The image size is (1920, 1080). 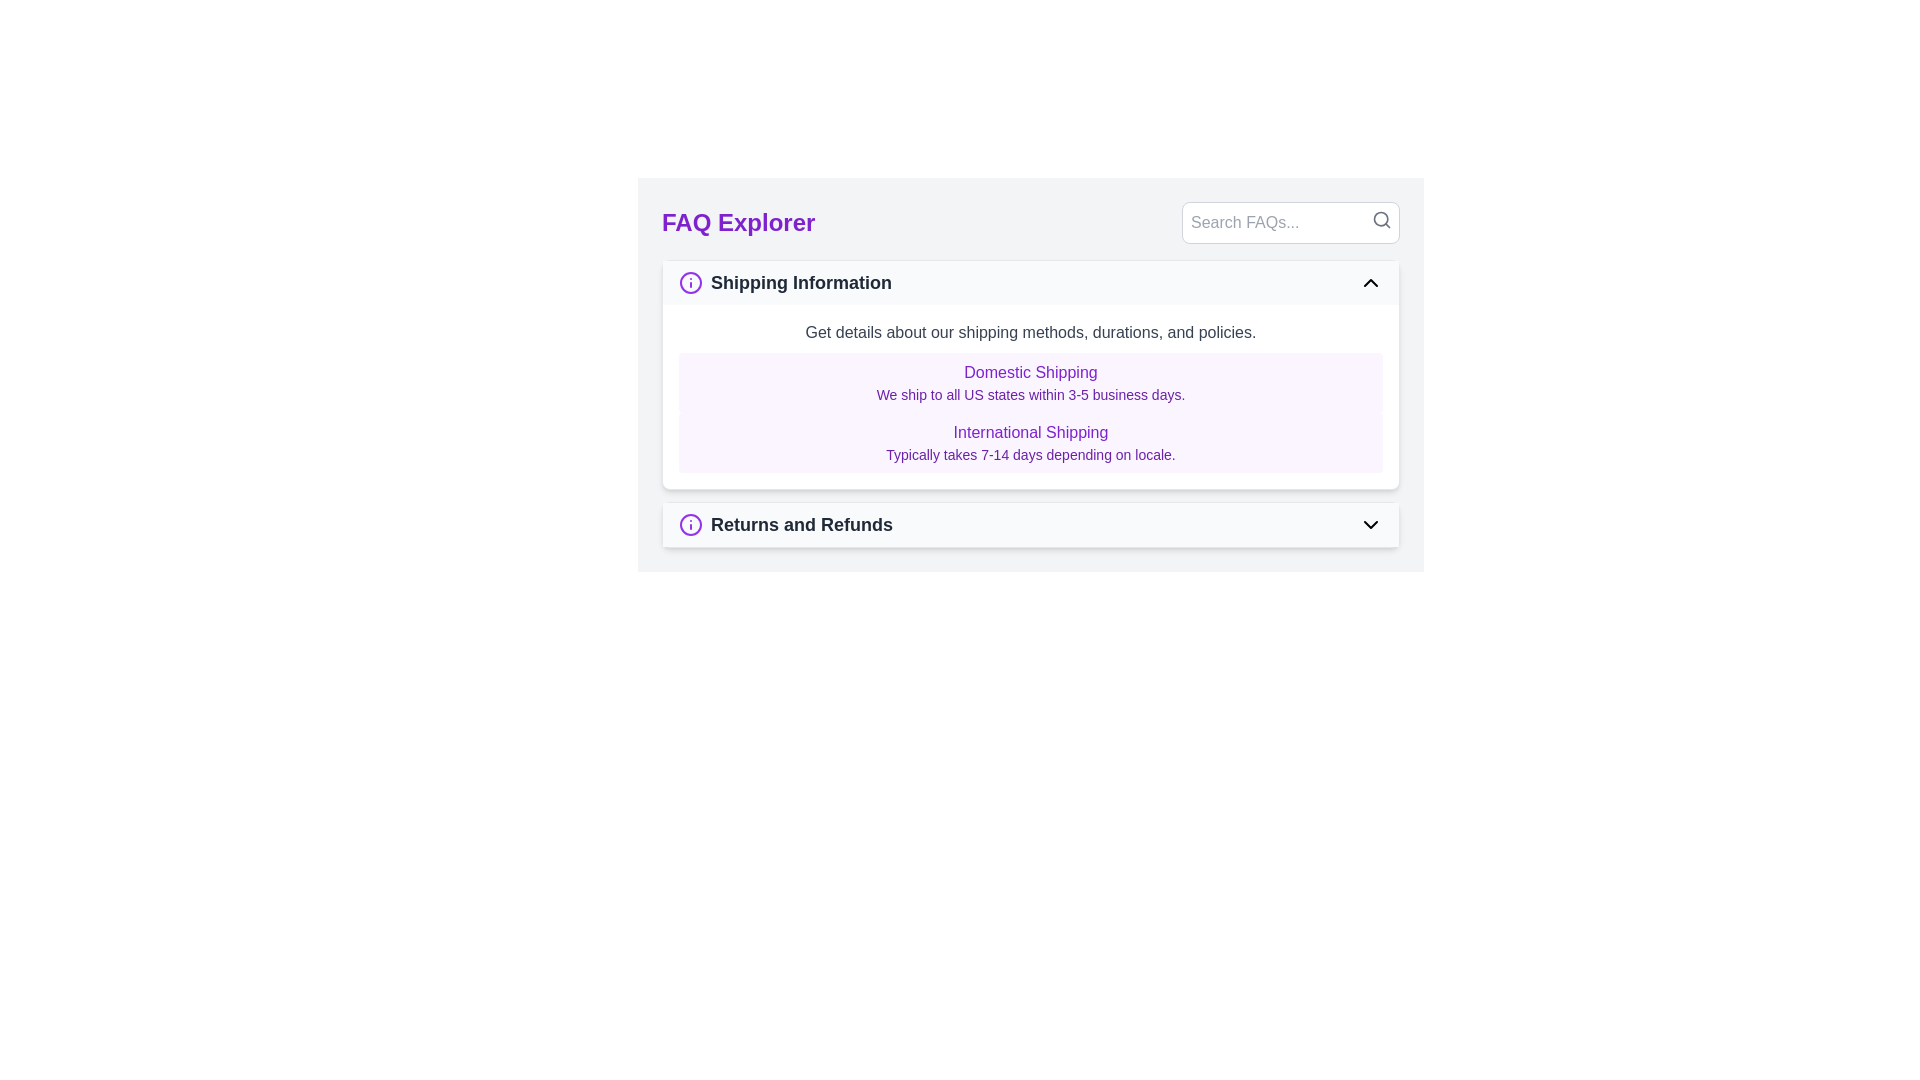 What do you see at coordinates (1031, 394) in the screenshot?
I see `the informative text that reads 'We ship to all US states within 3-5 business days', which is styled in a small purple font and located under the 'Domestic Shipping' section` at bounding box center [1031, 394].